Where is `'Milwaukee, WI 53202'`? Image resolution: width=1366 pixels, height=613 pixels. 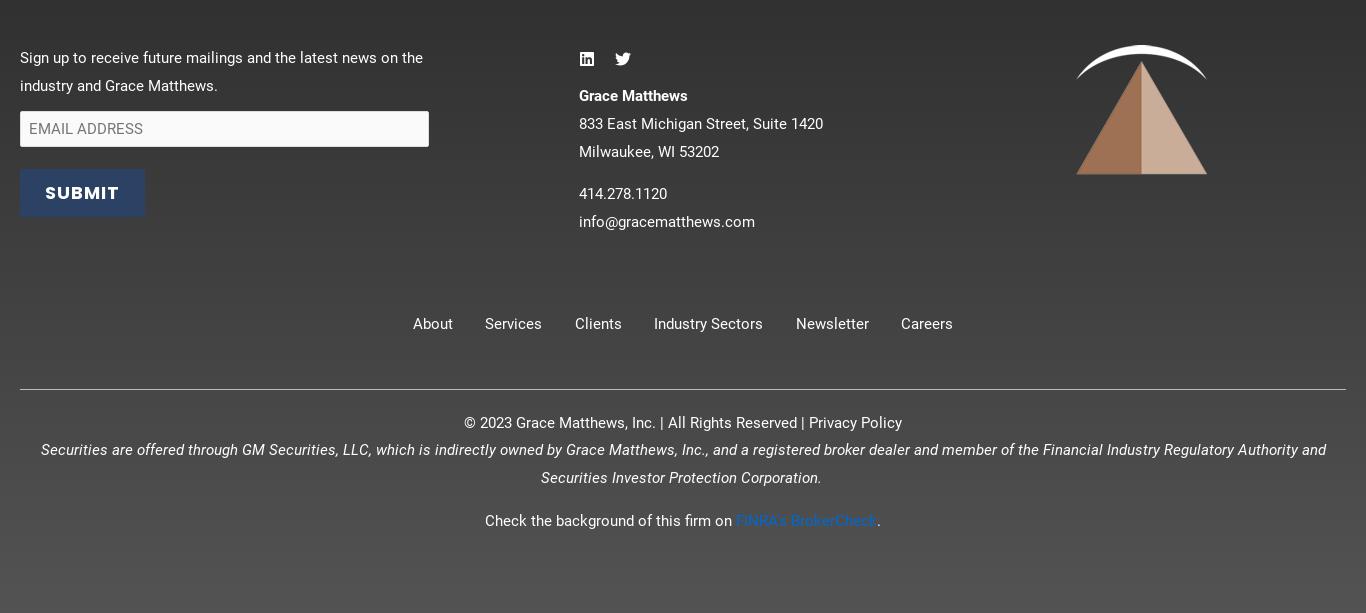 'Milwaukee, WI 53202' is located at coordinates (647, 149).